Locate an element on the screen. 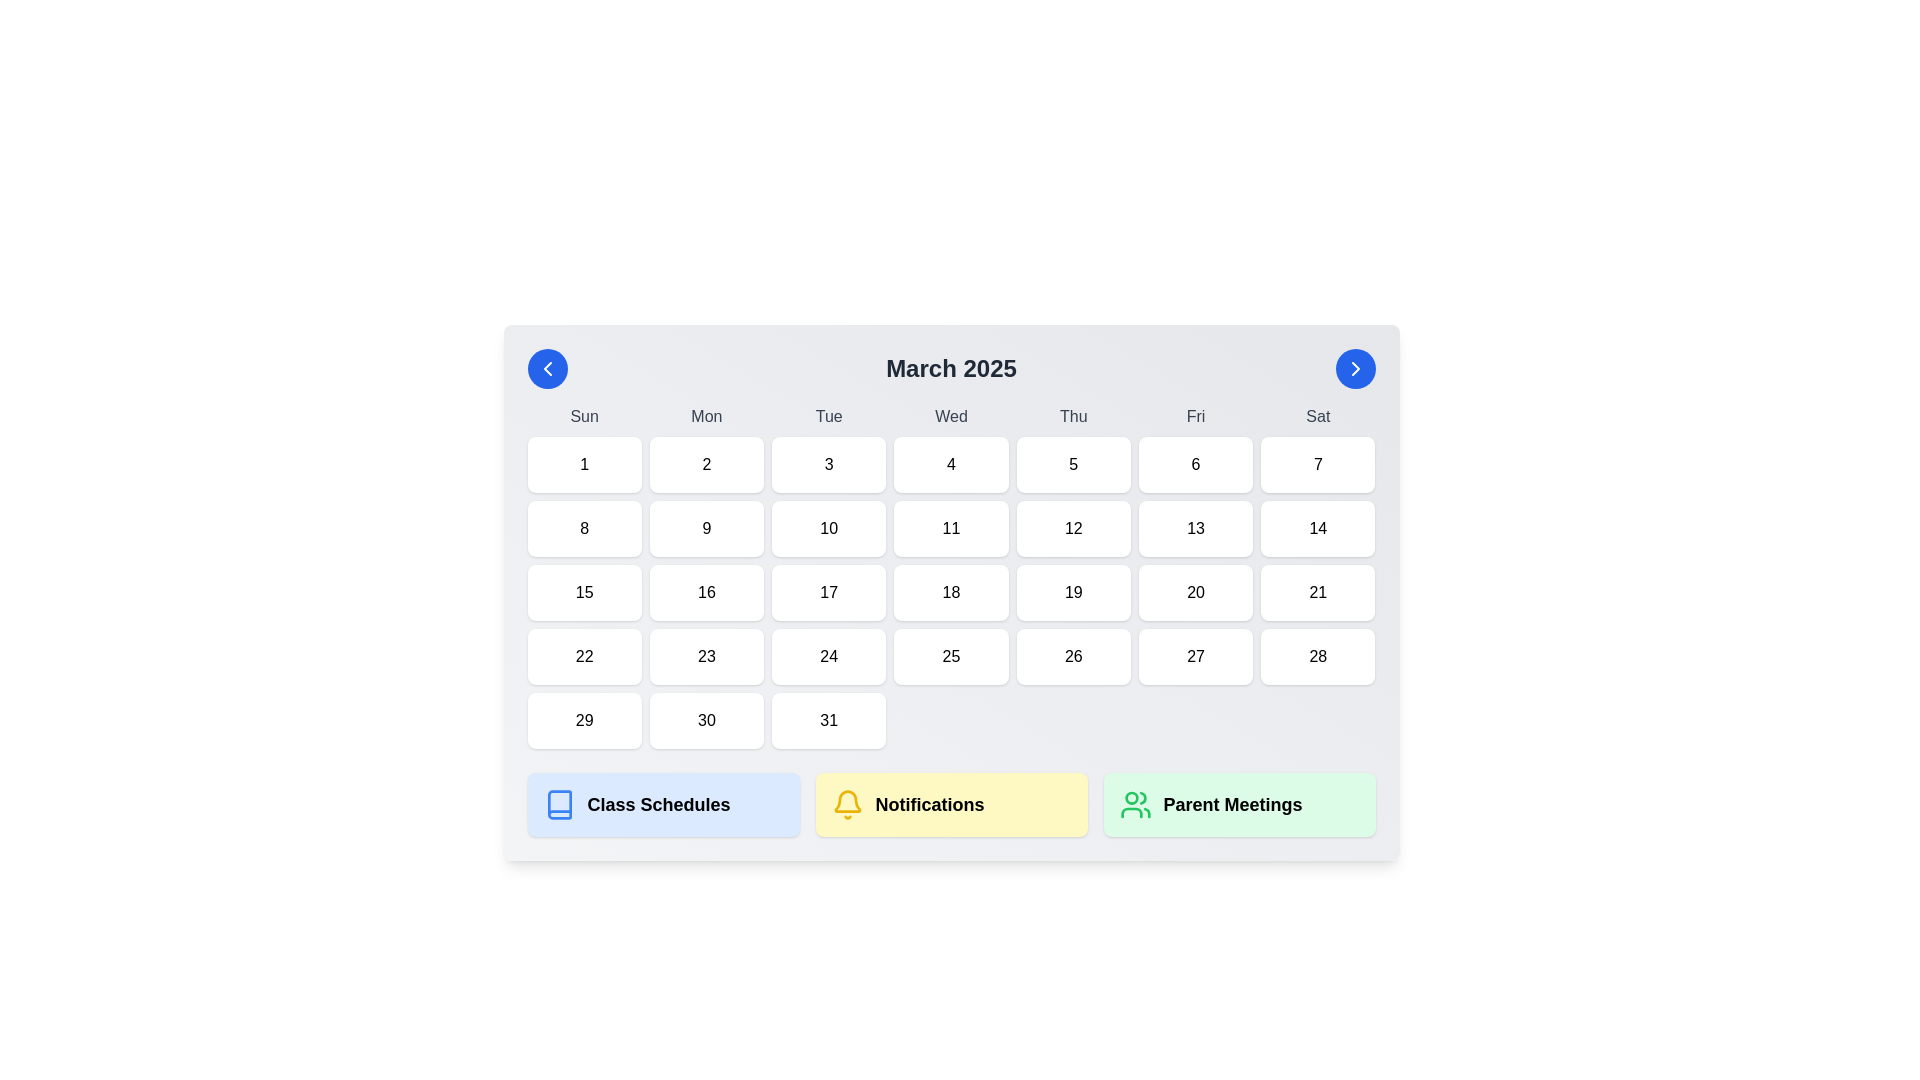 The height and width of the screenshot is (1080, 1920). the text label displaying 'Sat', which is the last item in the group of weekday labels at the top of the calendar view is located at coordinates (1318, 415).